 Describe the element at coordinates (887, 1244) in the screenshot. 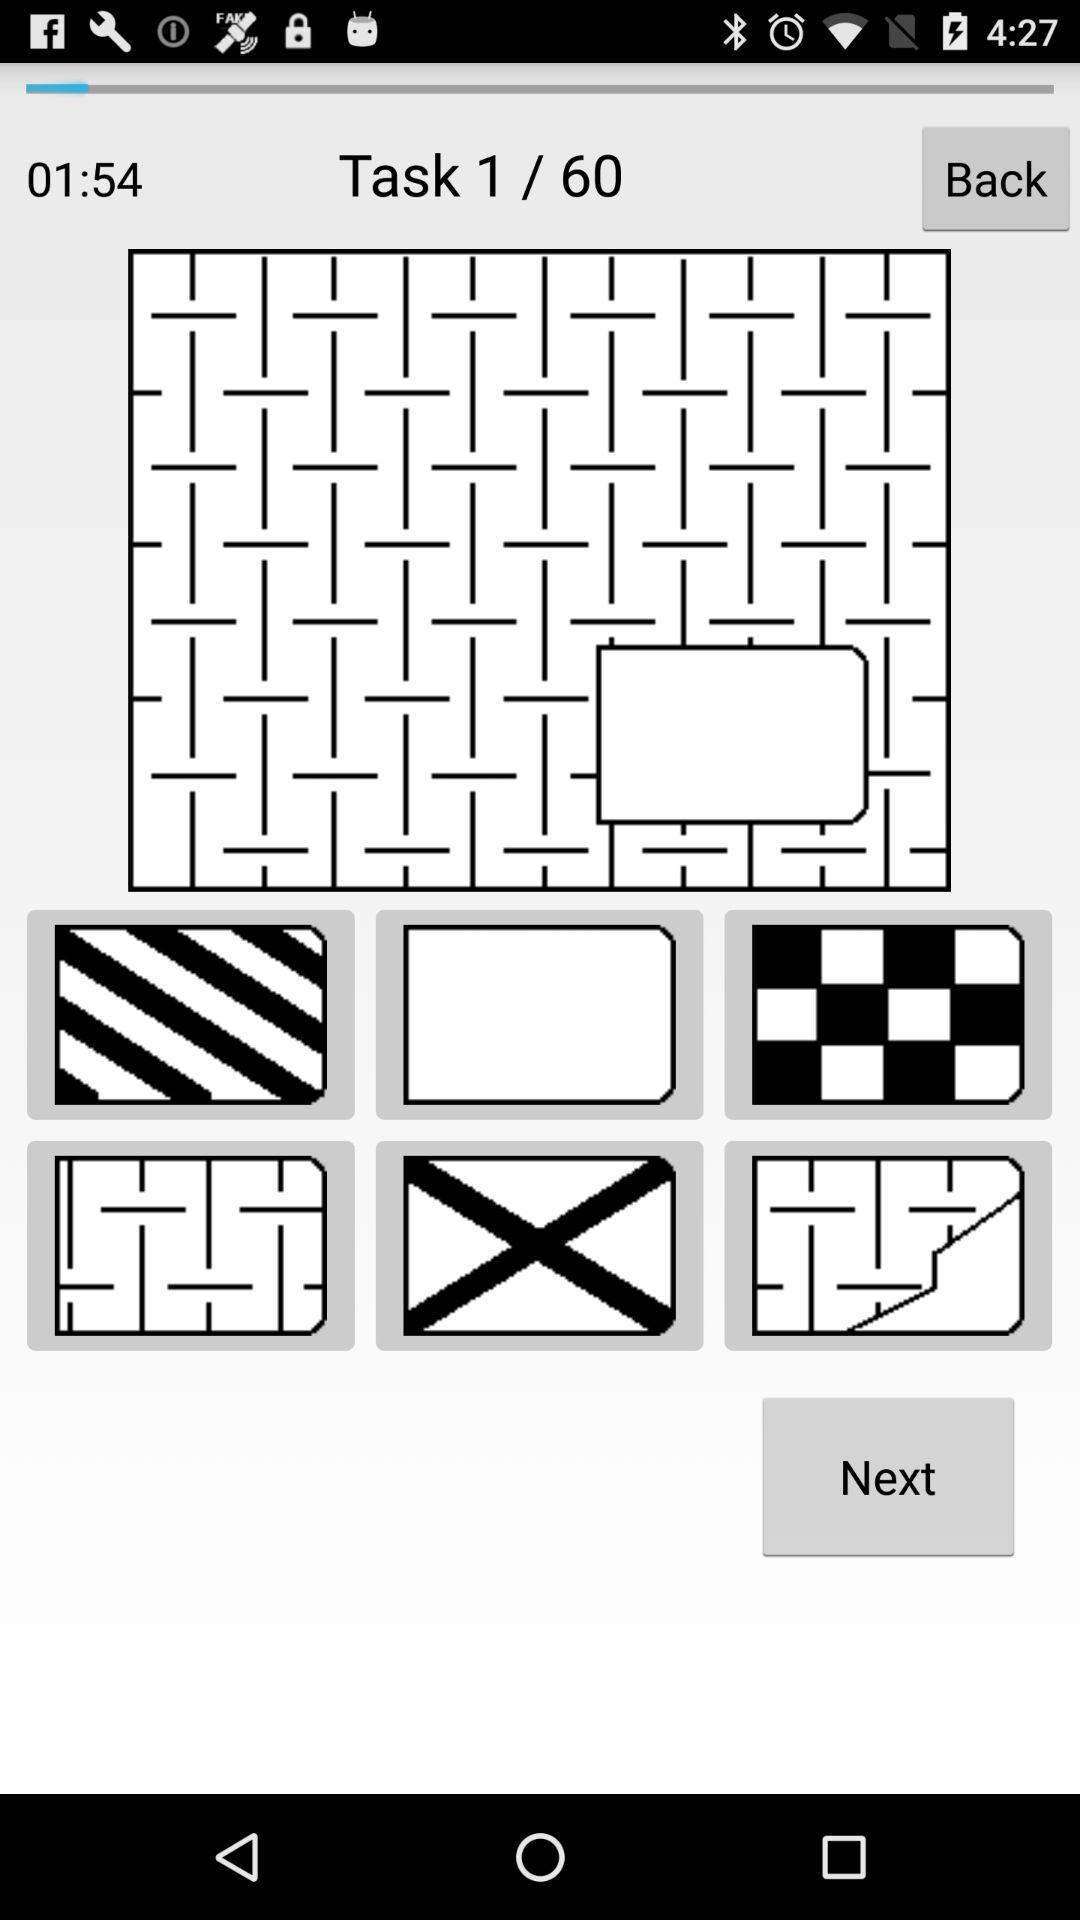

I see `mismatched section` at that location.